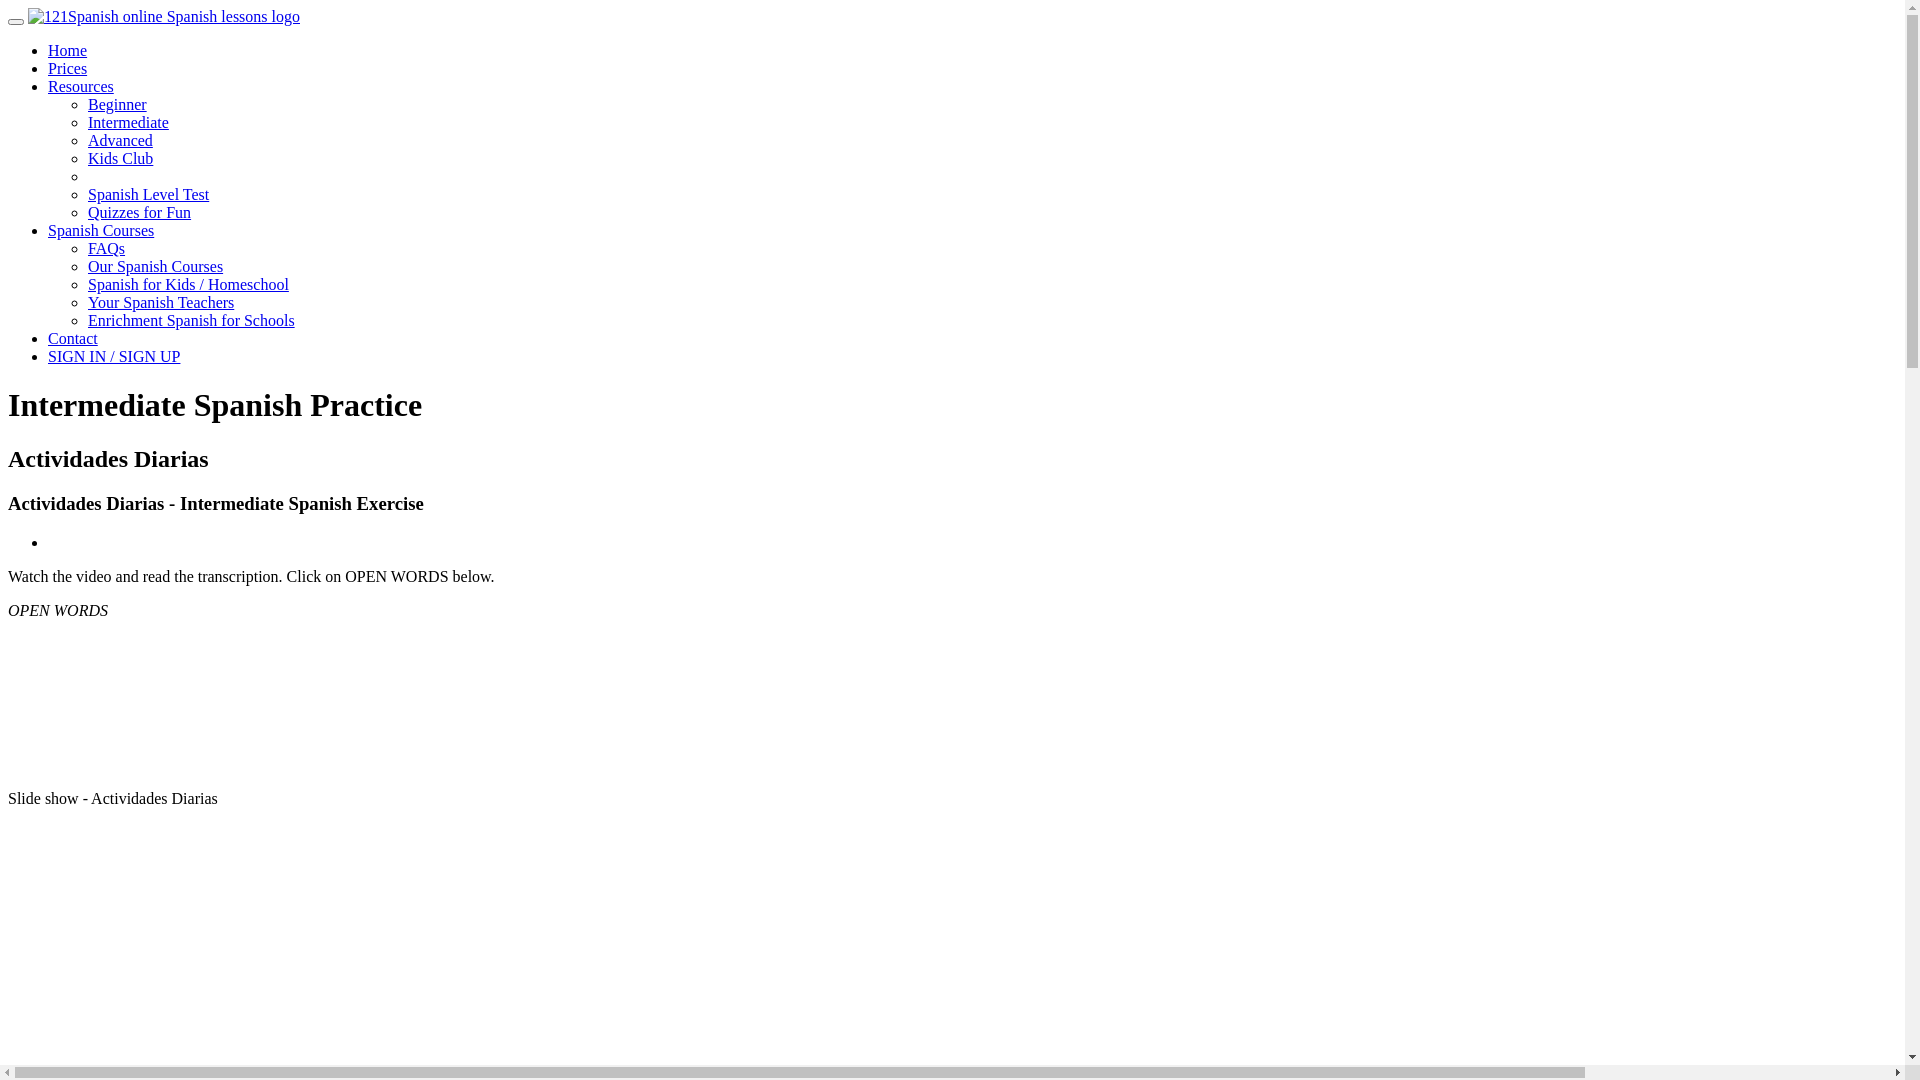  What do you see at coordinates (57, 609) in the screenshot?
I see `'OPEN WORDS'` at bounding box center [57, 609].